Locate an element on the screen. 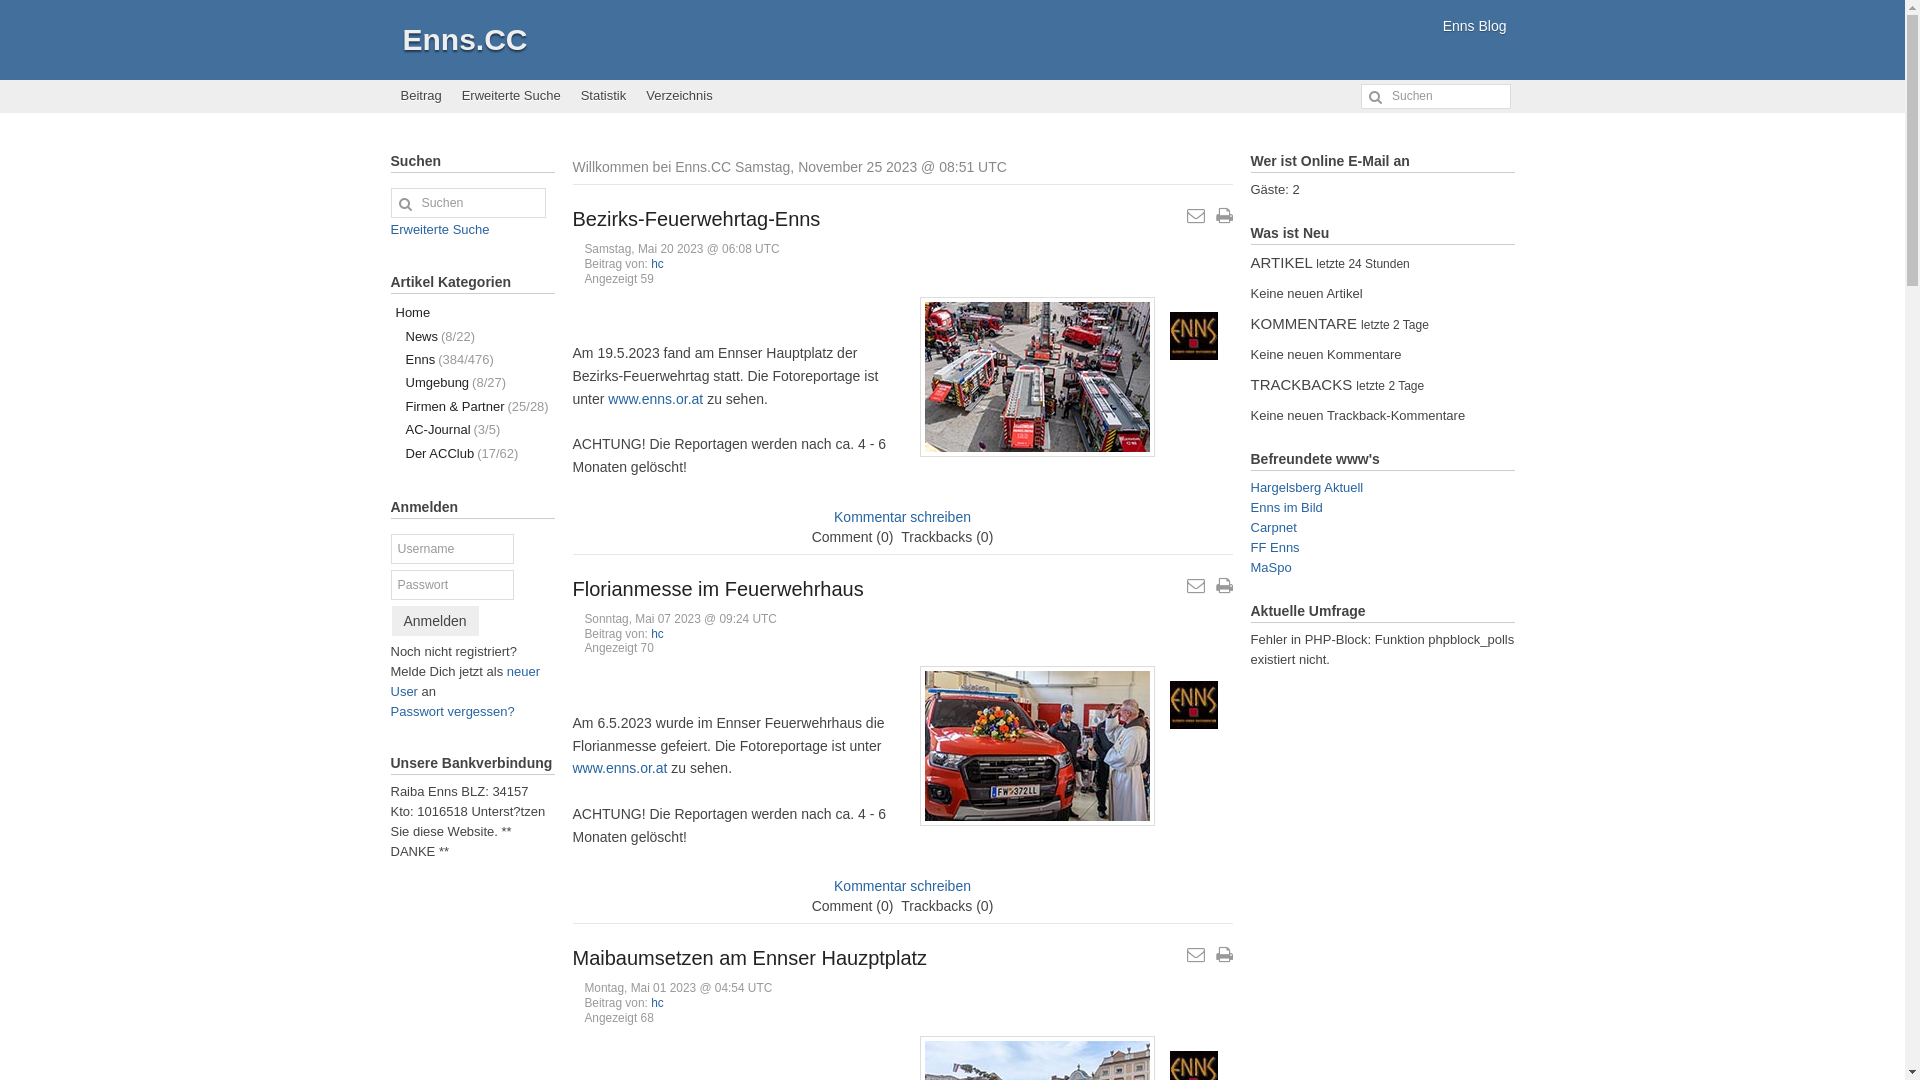 The height and width of the screenshot is (1080, 1920). 'hc' is located at coordinates (651, 1002).